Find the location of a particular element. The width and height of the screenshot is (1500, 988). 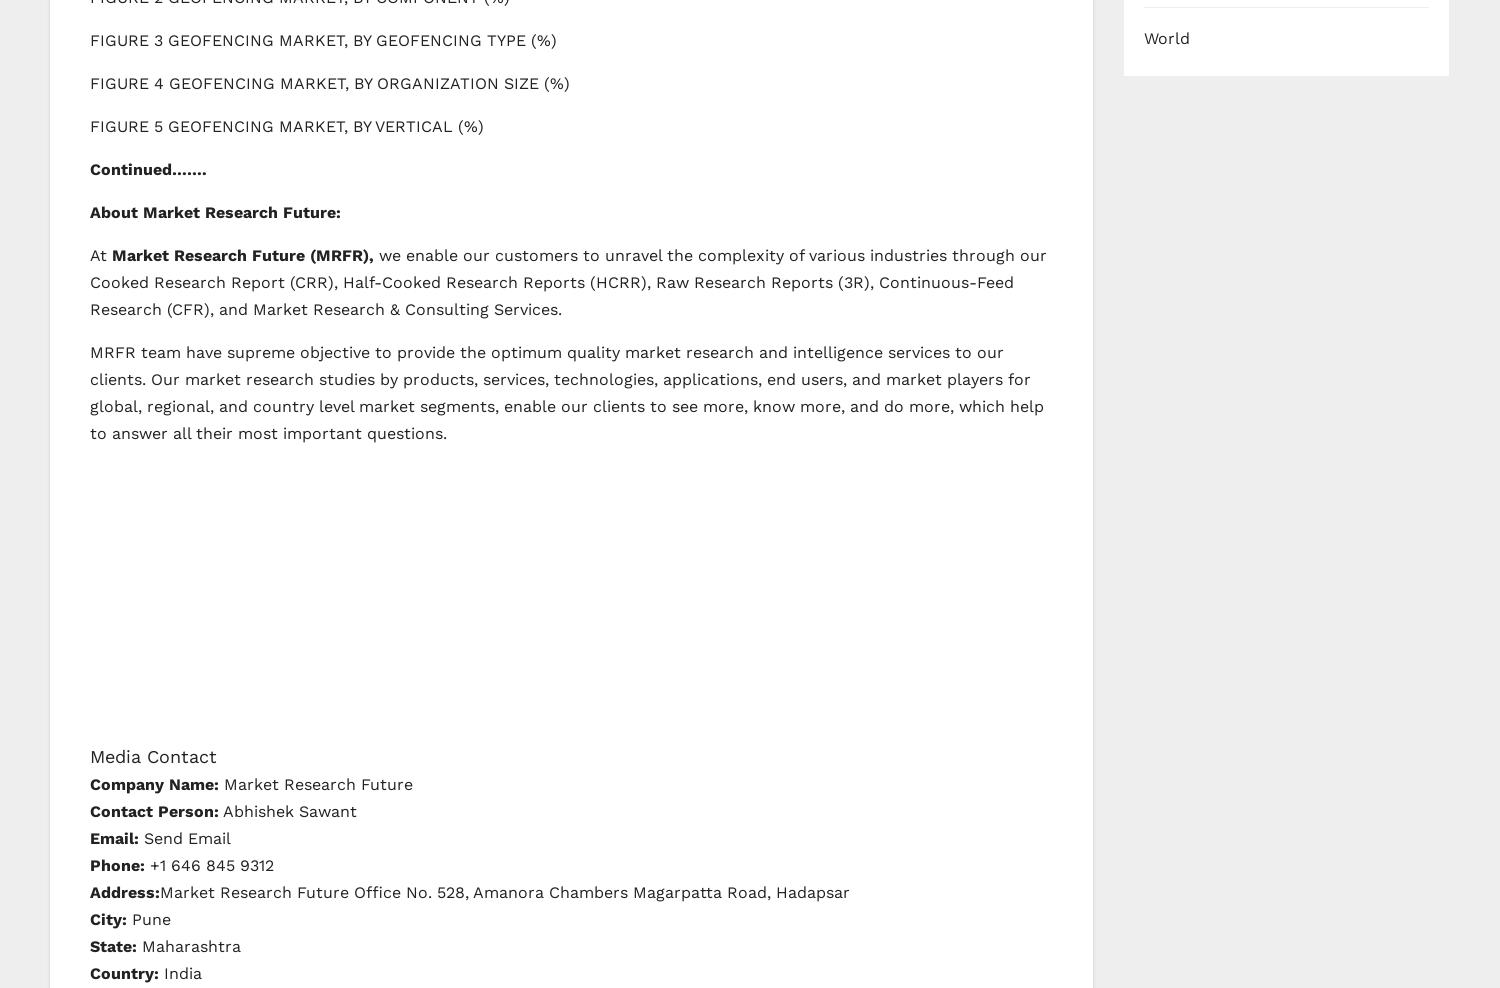

'Email:' is located at coordinates (113, 837).